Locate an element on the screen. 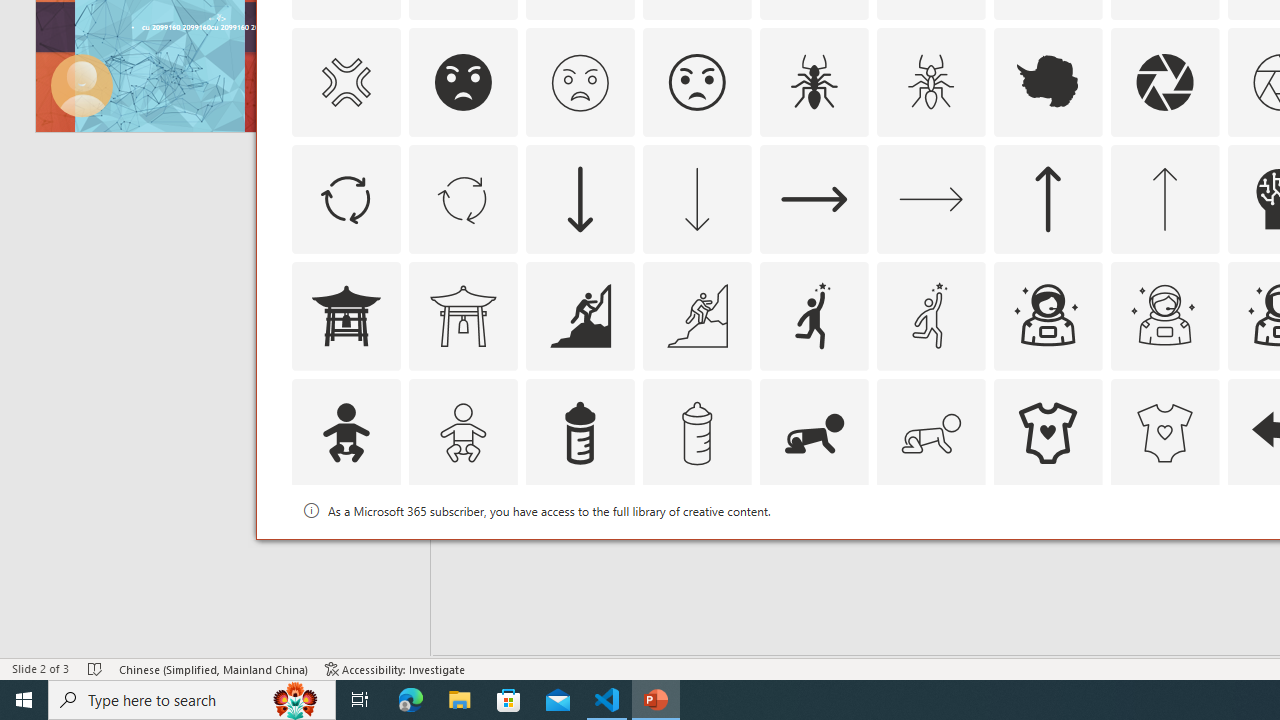  'AutomationID: Icons_Baby_M' is located at coordinates (462, 431).